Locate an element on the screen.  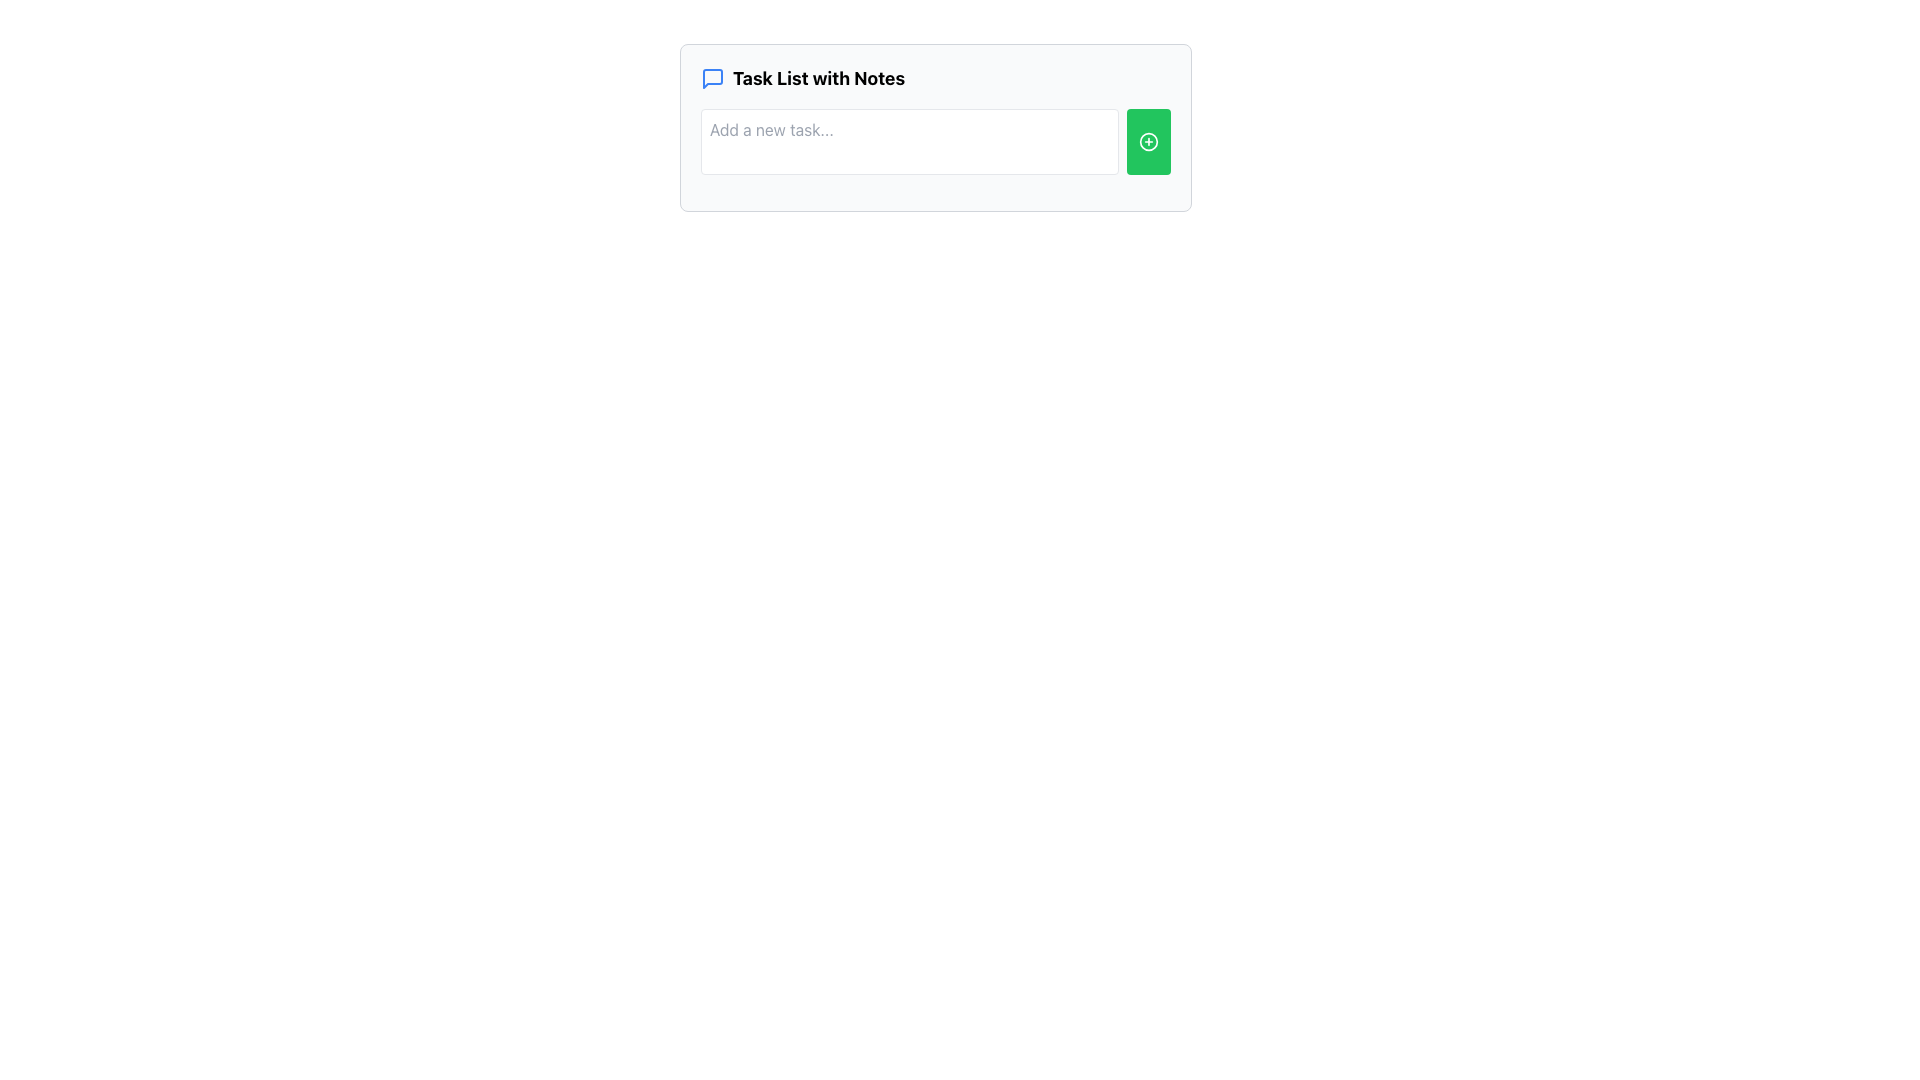
the blue speech bubble icon located in the top-left corner of the 'Task List with Notes' header is located at coordinates (713, 77).